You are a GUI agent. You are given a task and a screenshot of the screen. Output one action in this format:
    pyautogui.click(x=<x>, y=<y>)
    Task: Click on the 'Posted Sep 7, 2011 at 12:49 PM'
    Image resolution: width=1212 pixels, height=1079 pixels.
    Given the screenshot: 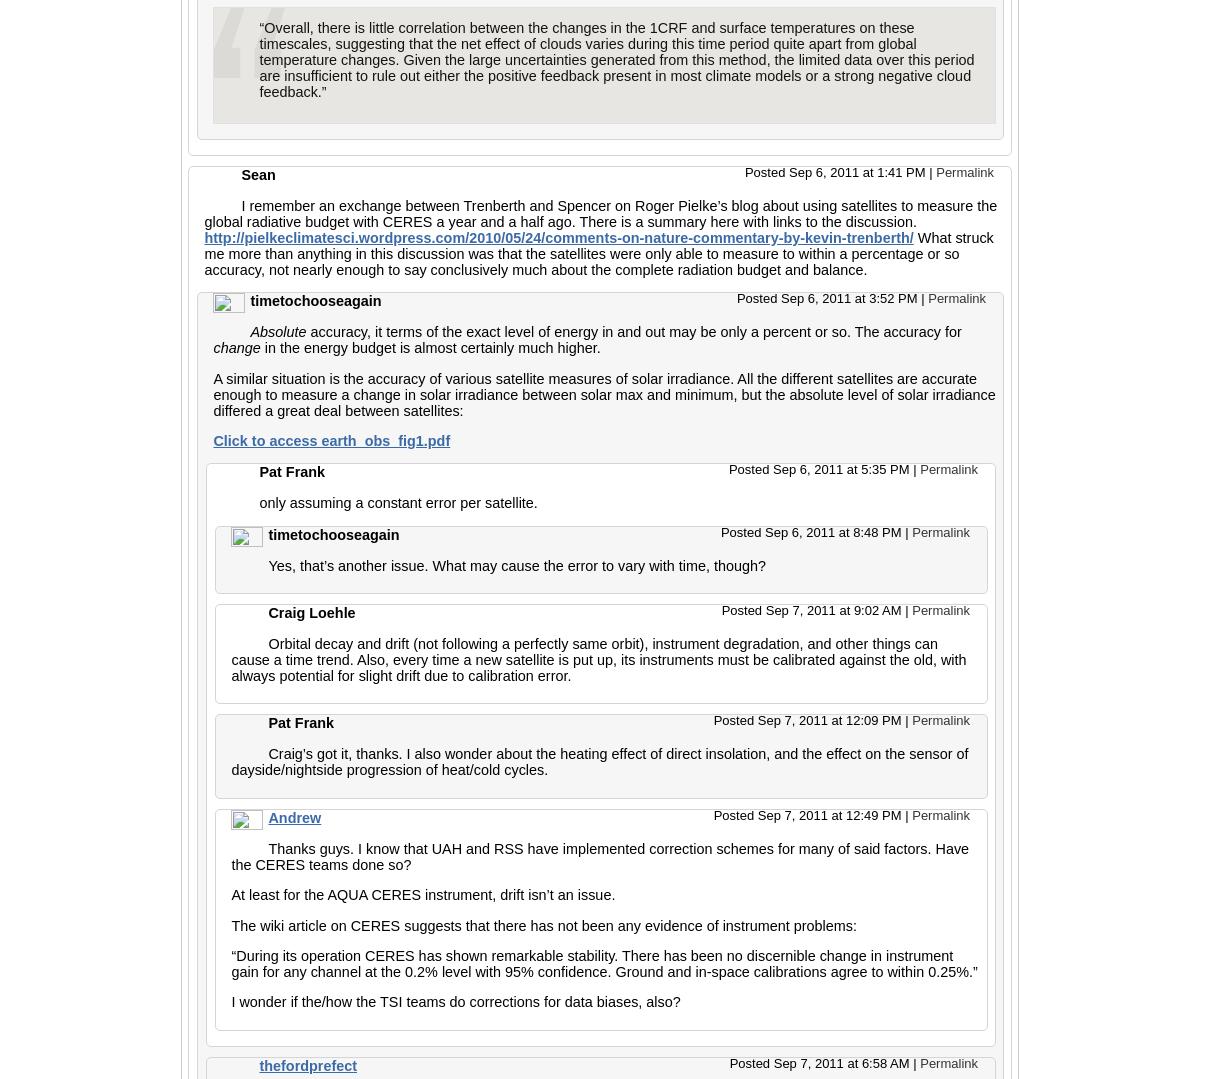 What is the action you would take?
    pyautogui.click(x=808, y=813)
    